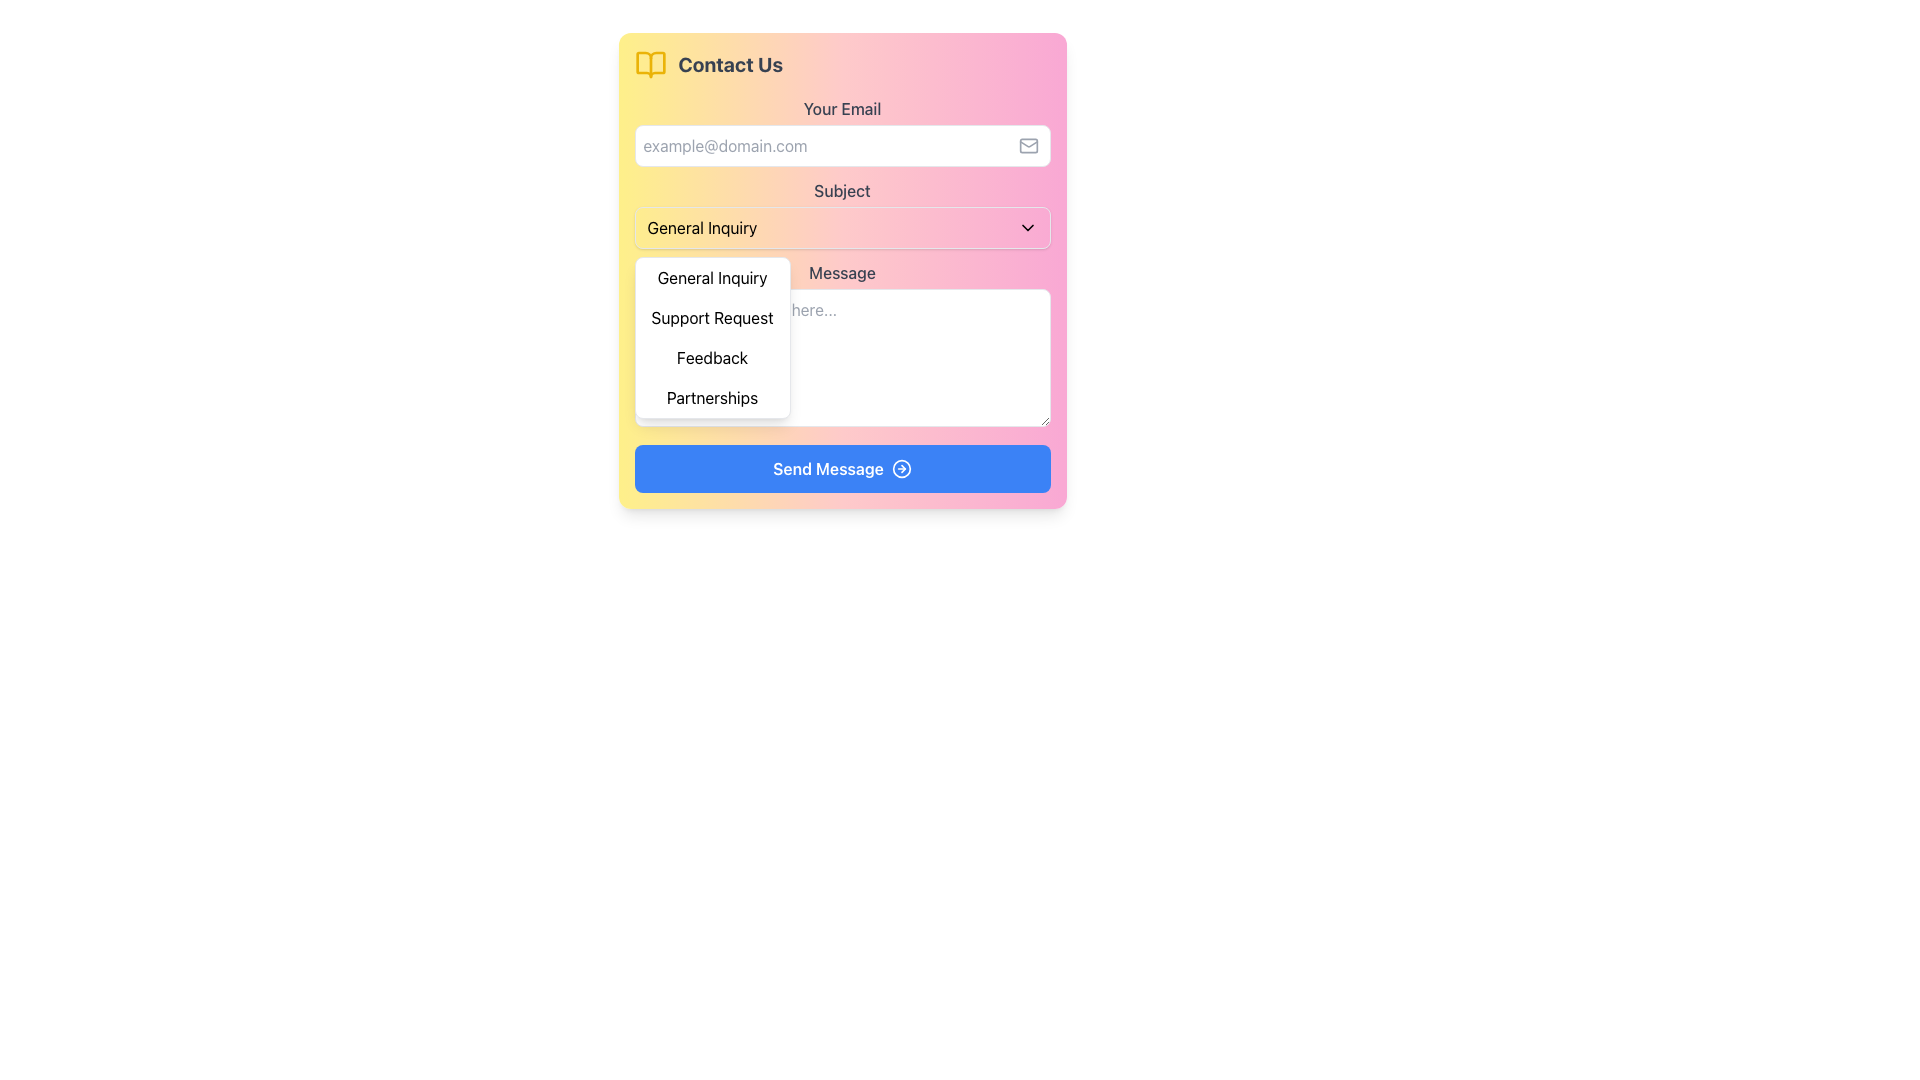  I want to click on the 'Support Request' dropdown menu option, which is the second item in the list of selectable options, so click(712, 337).